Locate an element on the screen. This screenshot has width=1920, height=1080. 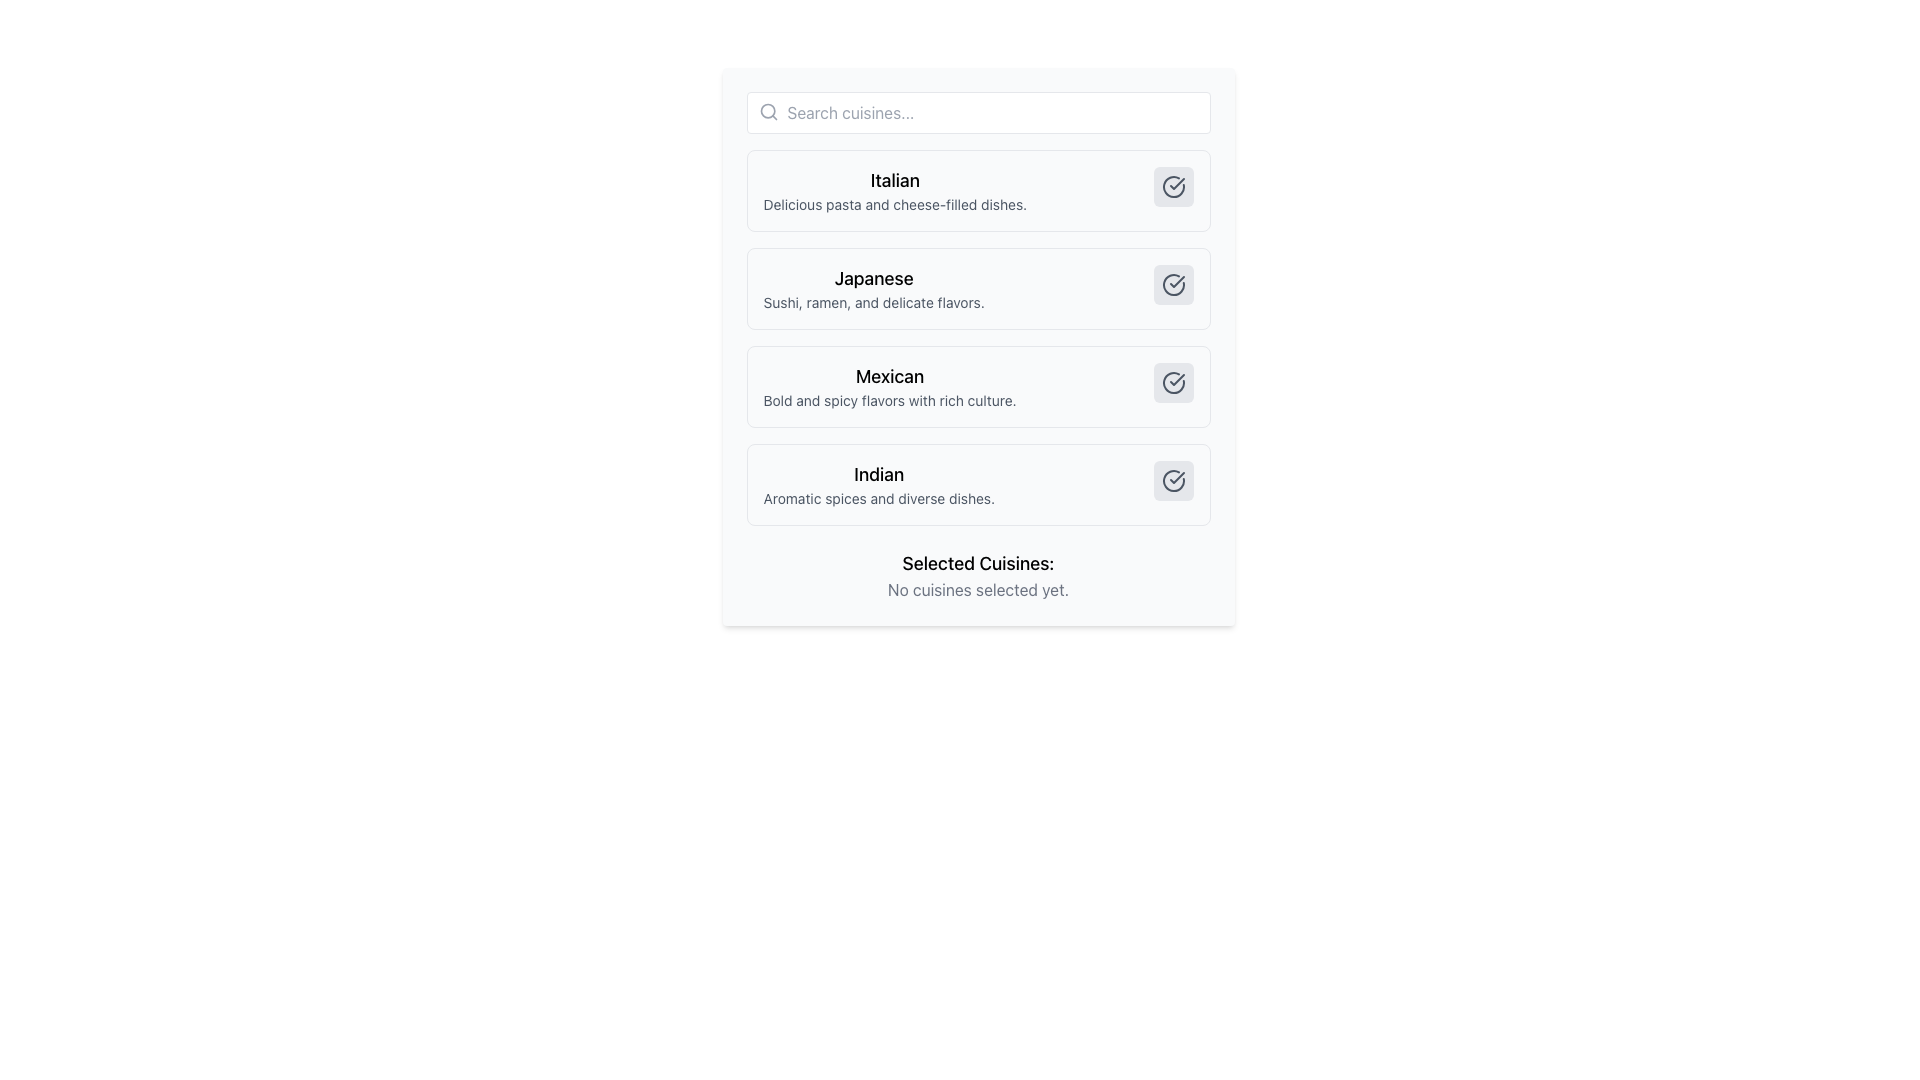
the label displaying 'Selected Cuisines:' which is styled with a medium-sized emphasized font, located above the message 'No cuisines selected yet.' is located at coordinates (978, 563).